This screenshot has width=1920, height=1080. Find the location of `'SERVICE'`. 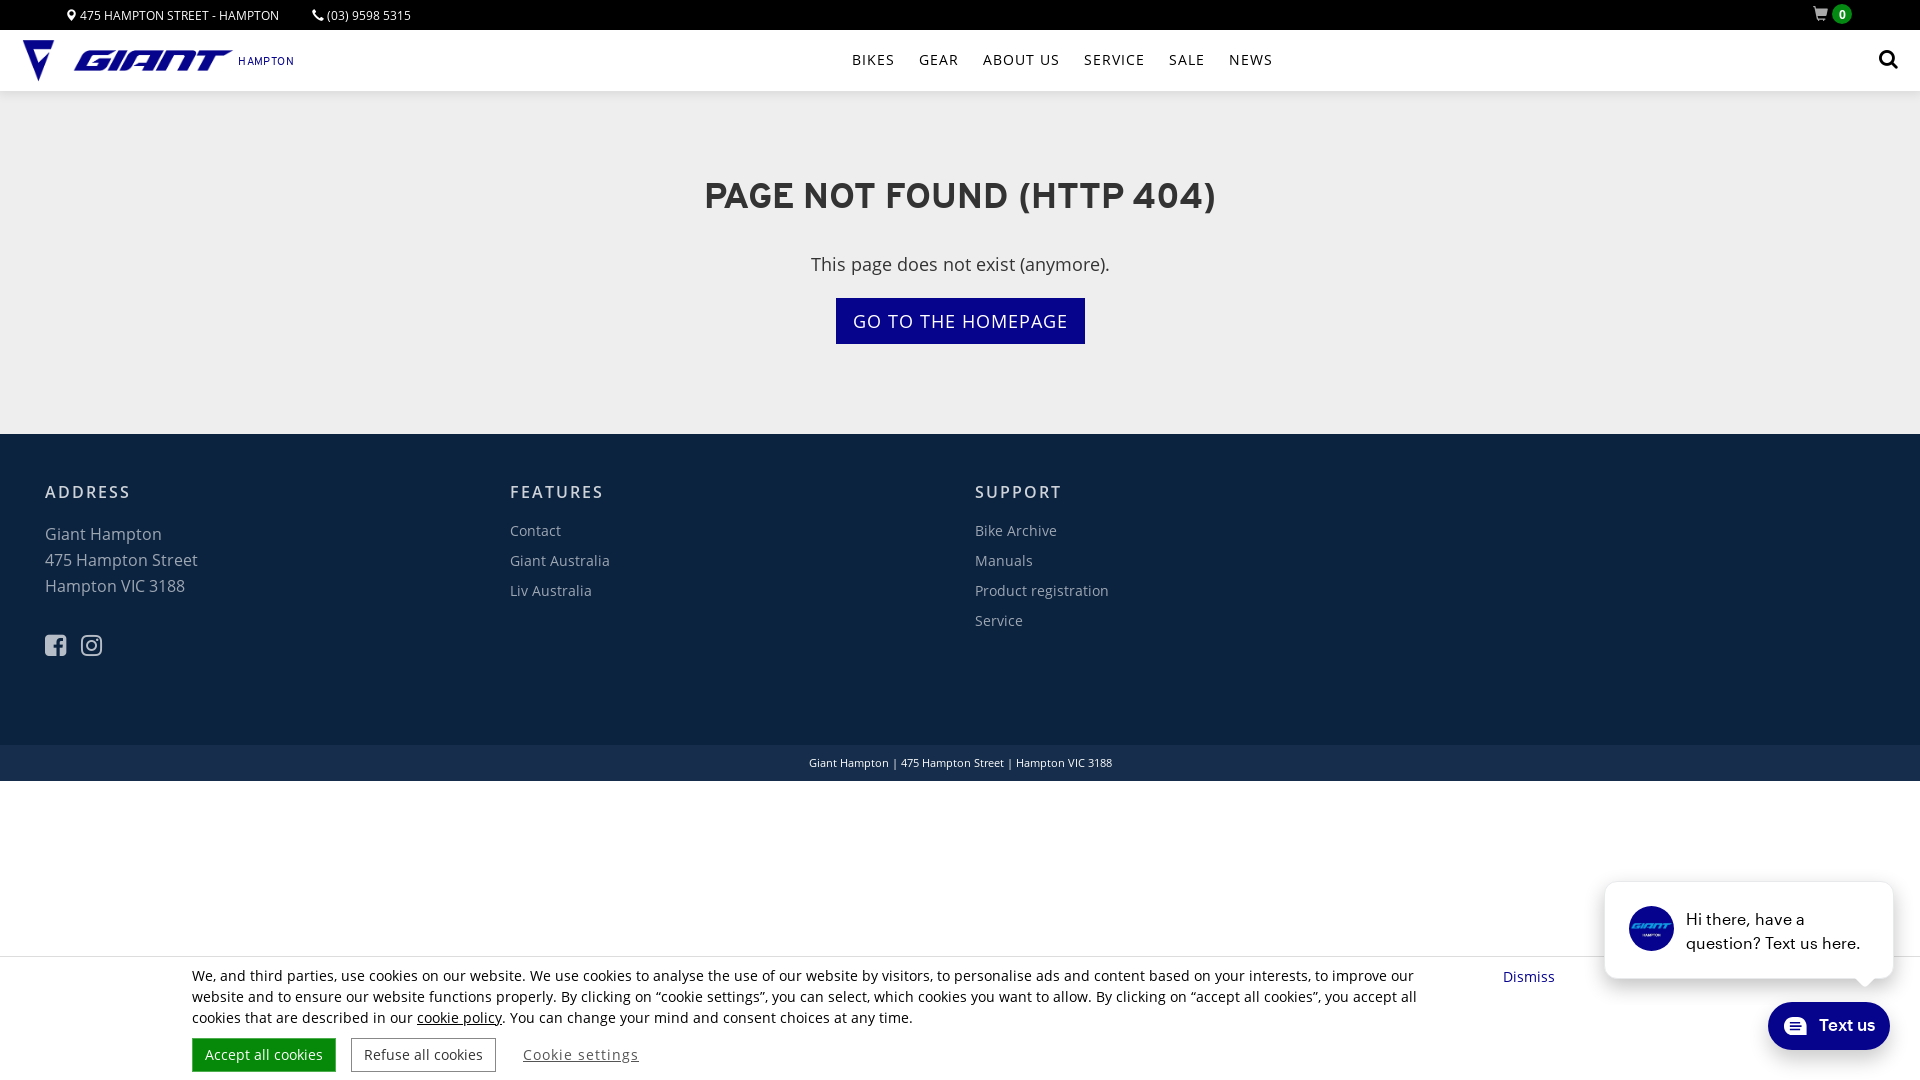

'SERVICE' is located at coordinates (1113, 59).